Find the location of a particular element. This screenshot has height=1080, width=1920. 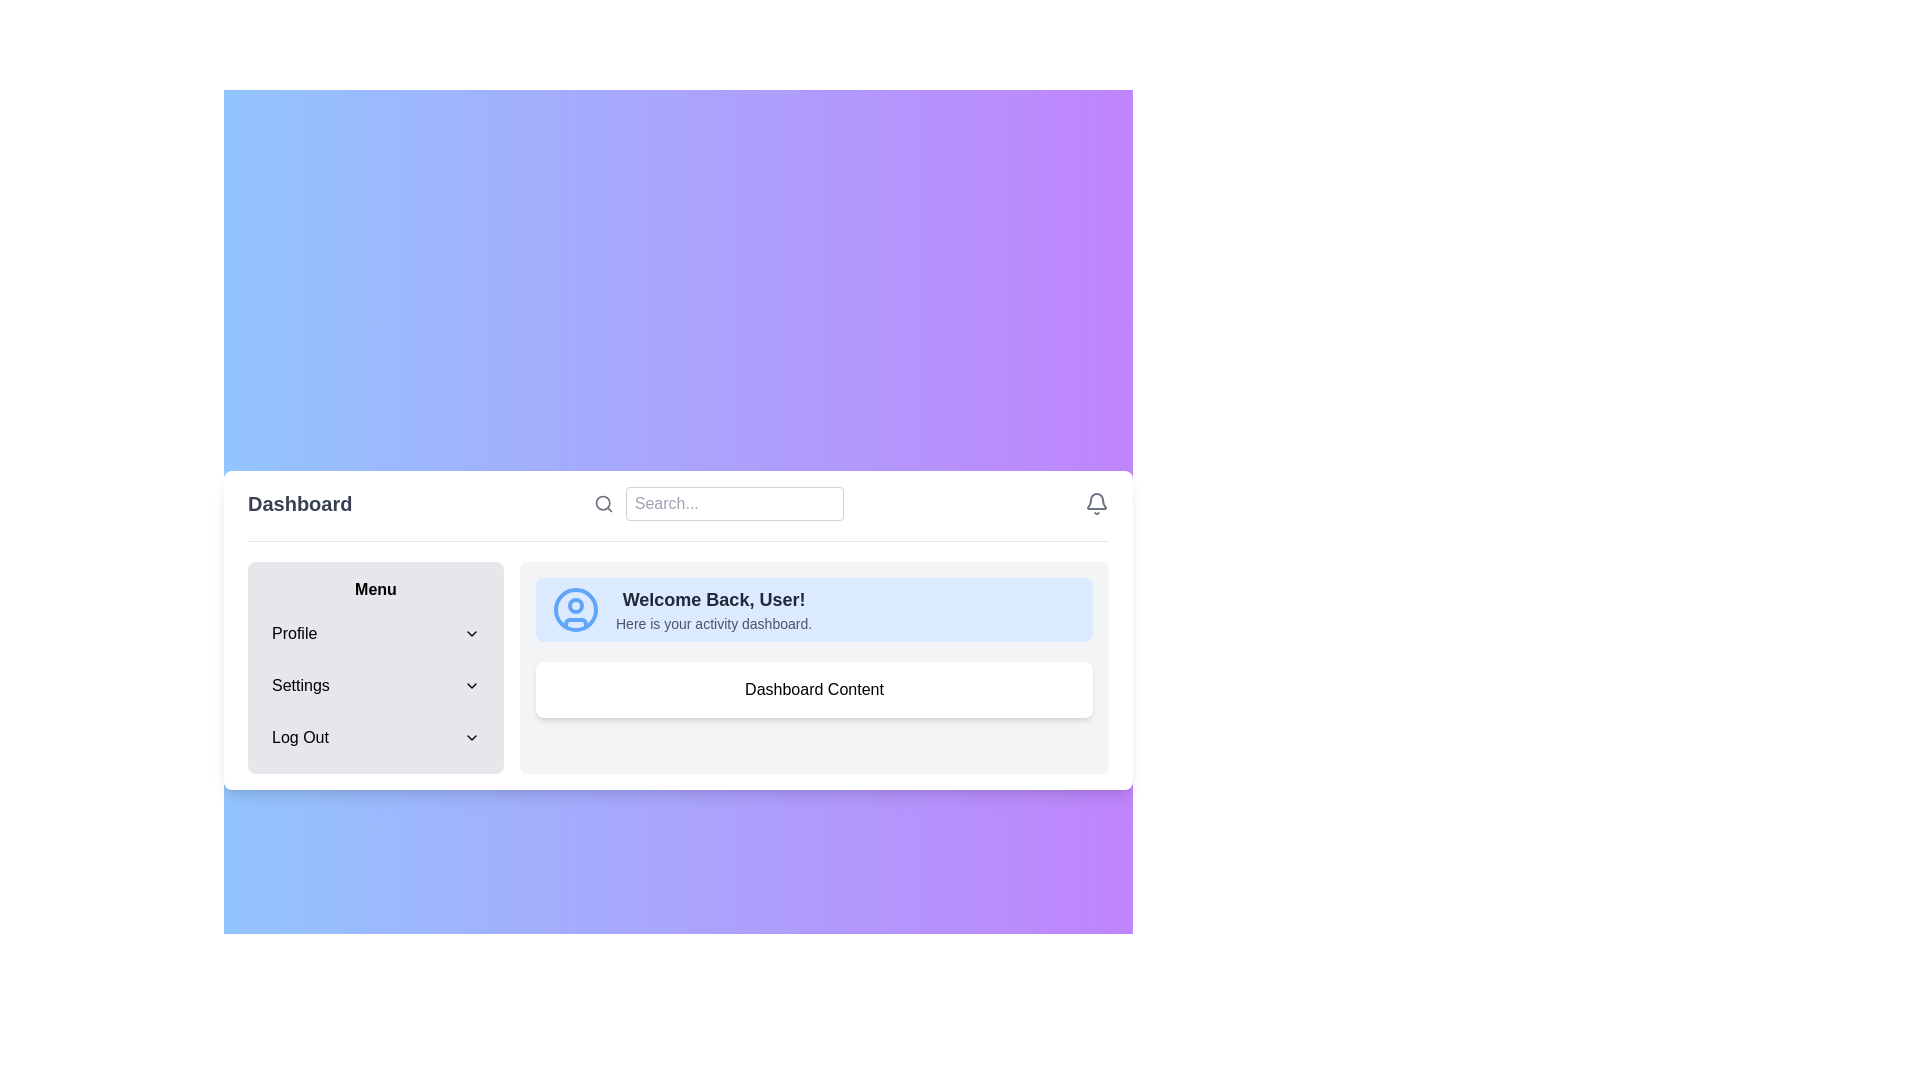

the bell icon in the top-right corner of the navigation bar is located at coordinates (1096, 501).